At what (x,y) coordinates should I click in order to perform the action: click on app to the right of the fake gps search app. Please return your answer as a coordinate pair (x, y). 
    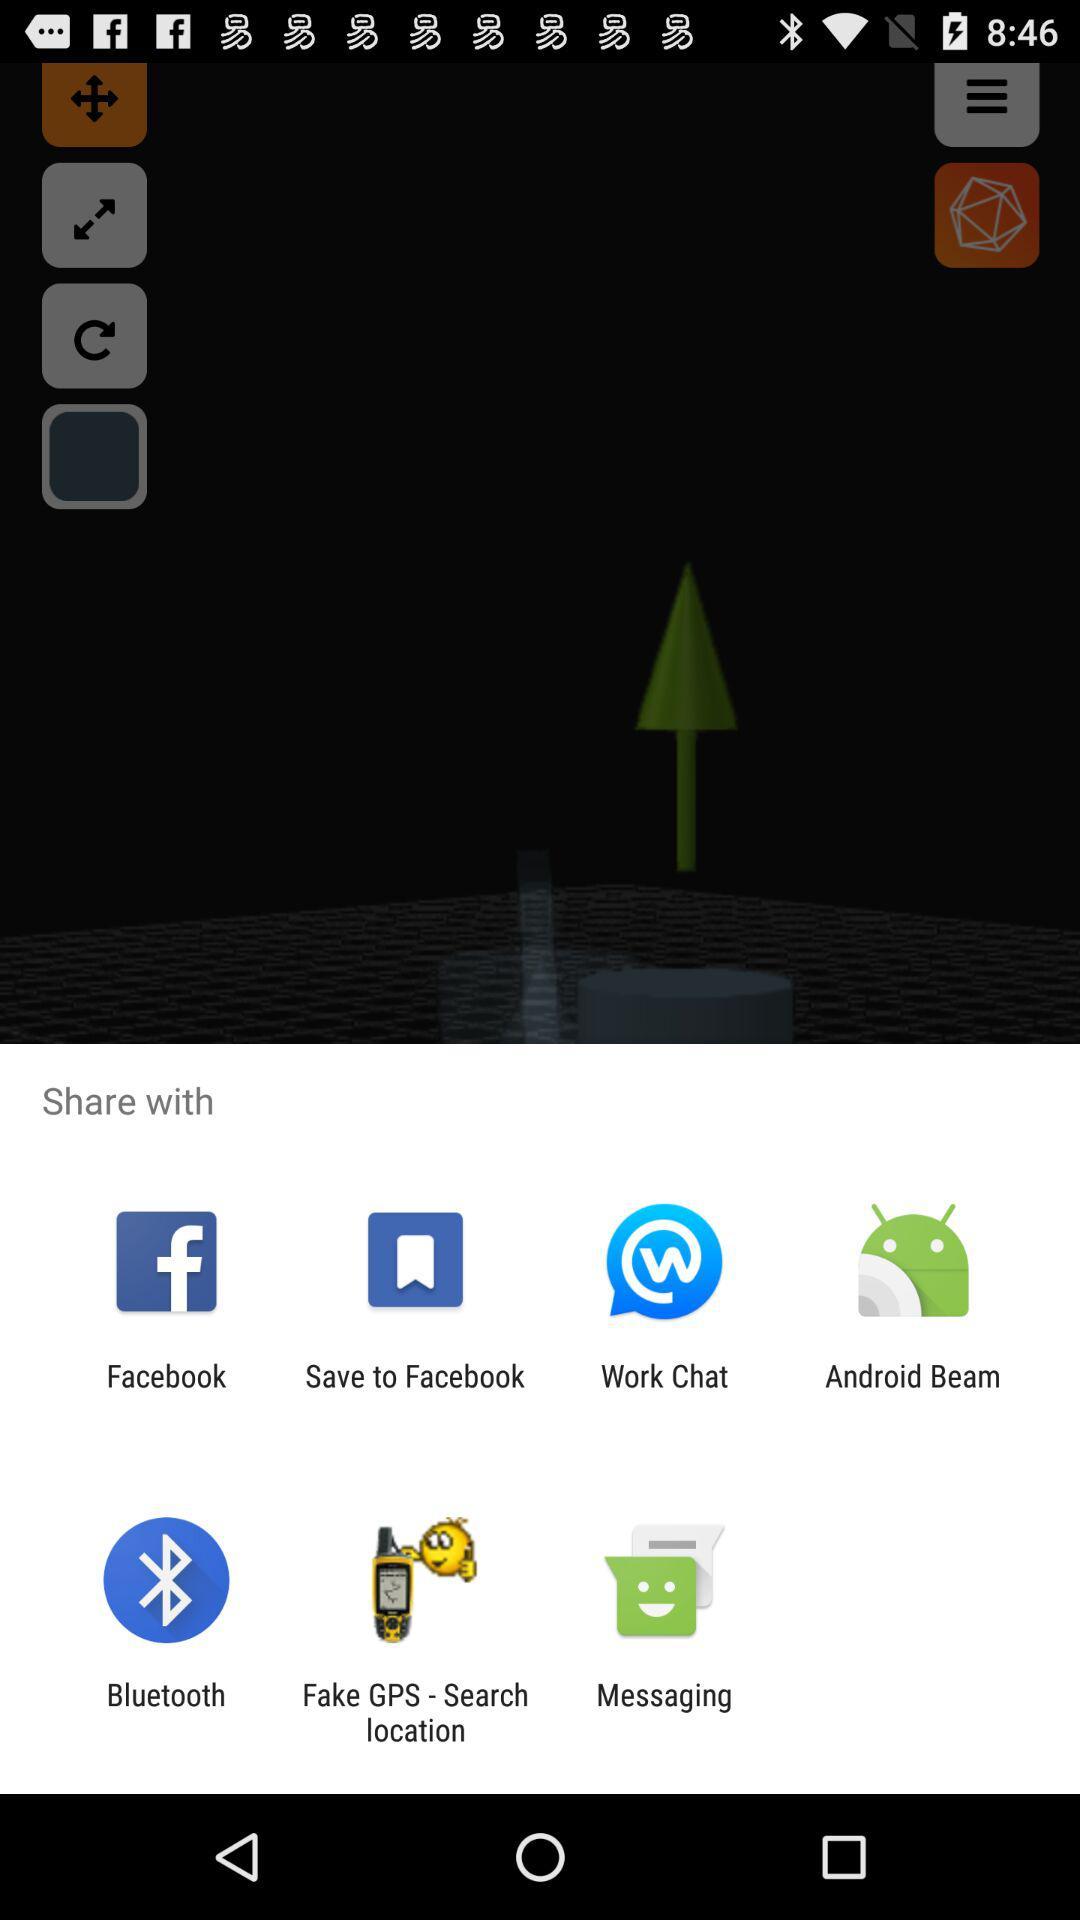
    Looking at the image, I should click on (664, 1711).